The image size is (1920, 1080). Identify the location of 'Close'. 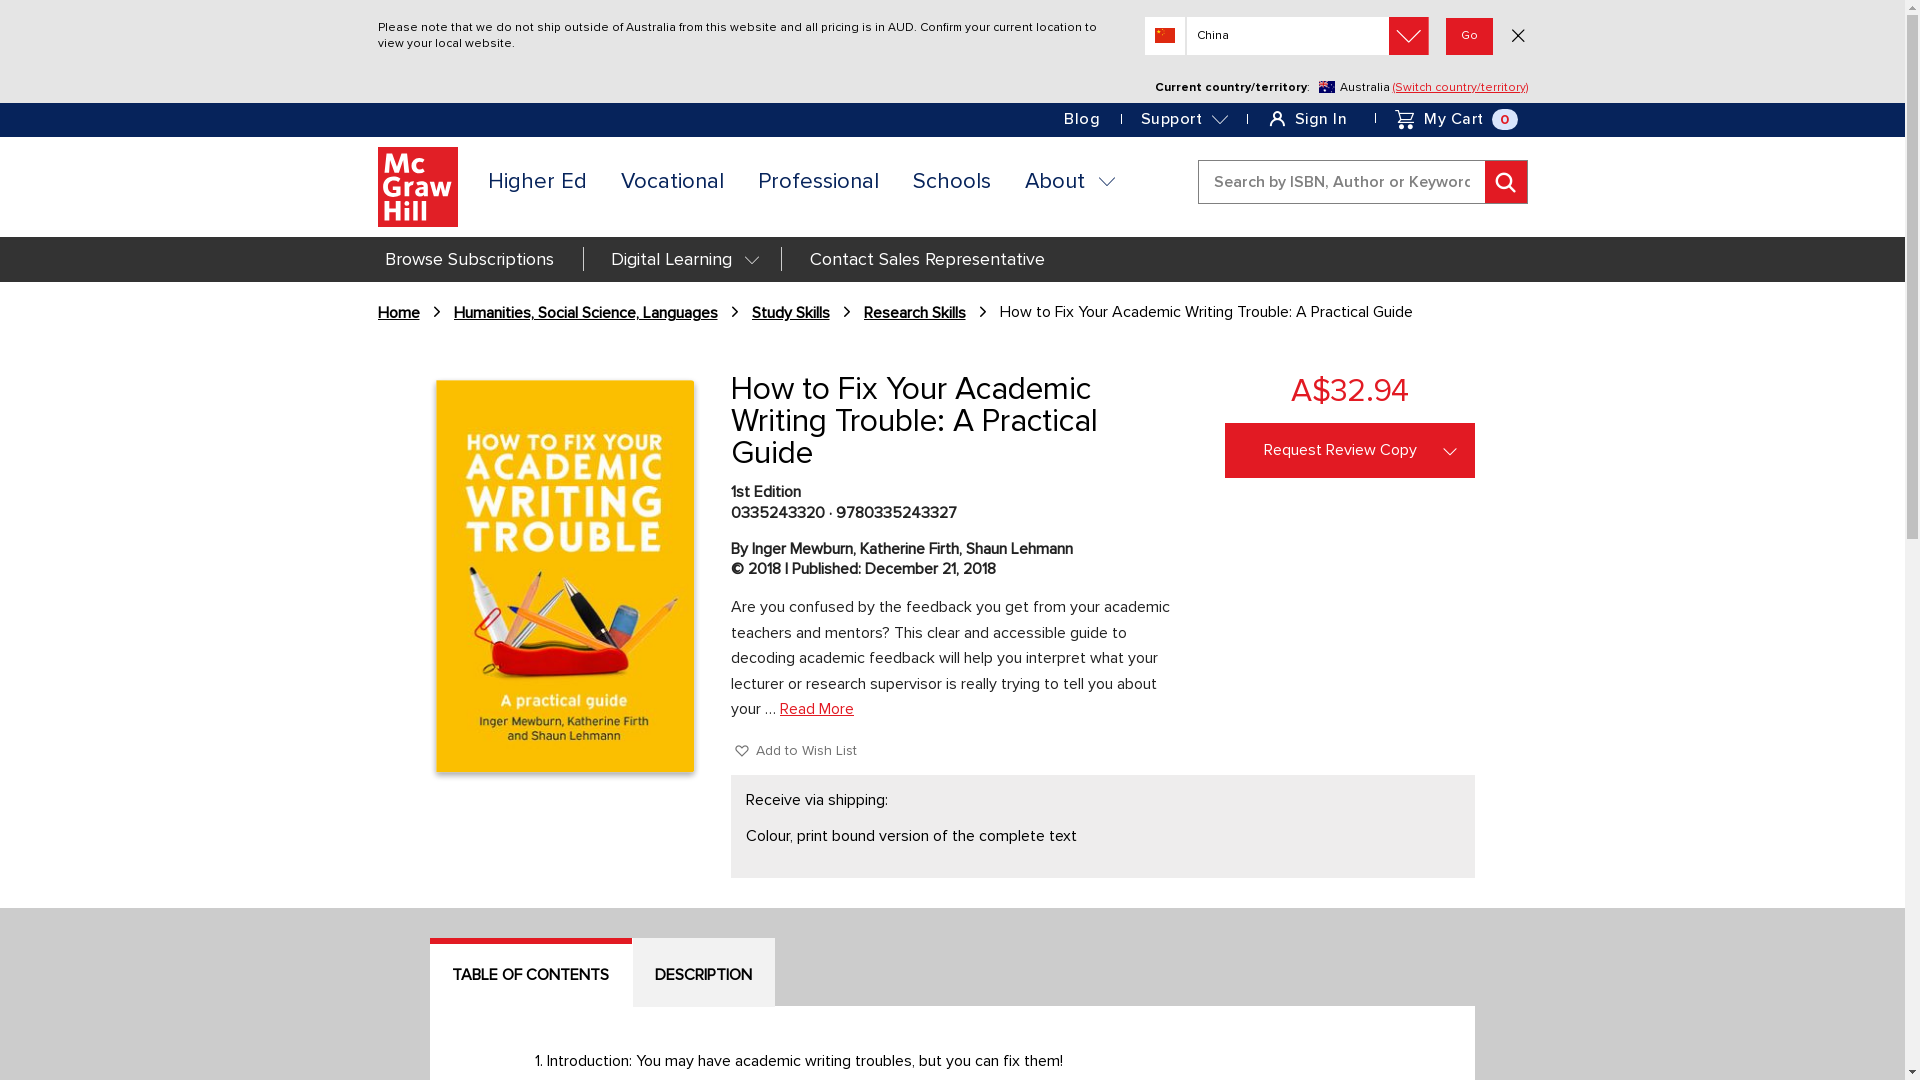
(1517, 36).